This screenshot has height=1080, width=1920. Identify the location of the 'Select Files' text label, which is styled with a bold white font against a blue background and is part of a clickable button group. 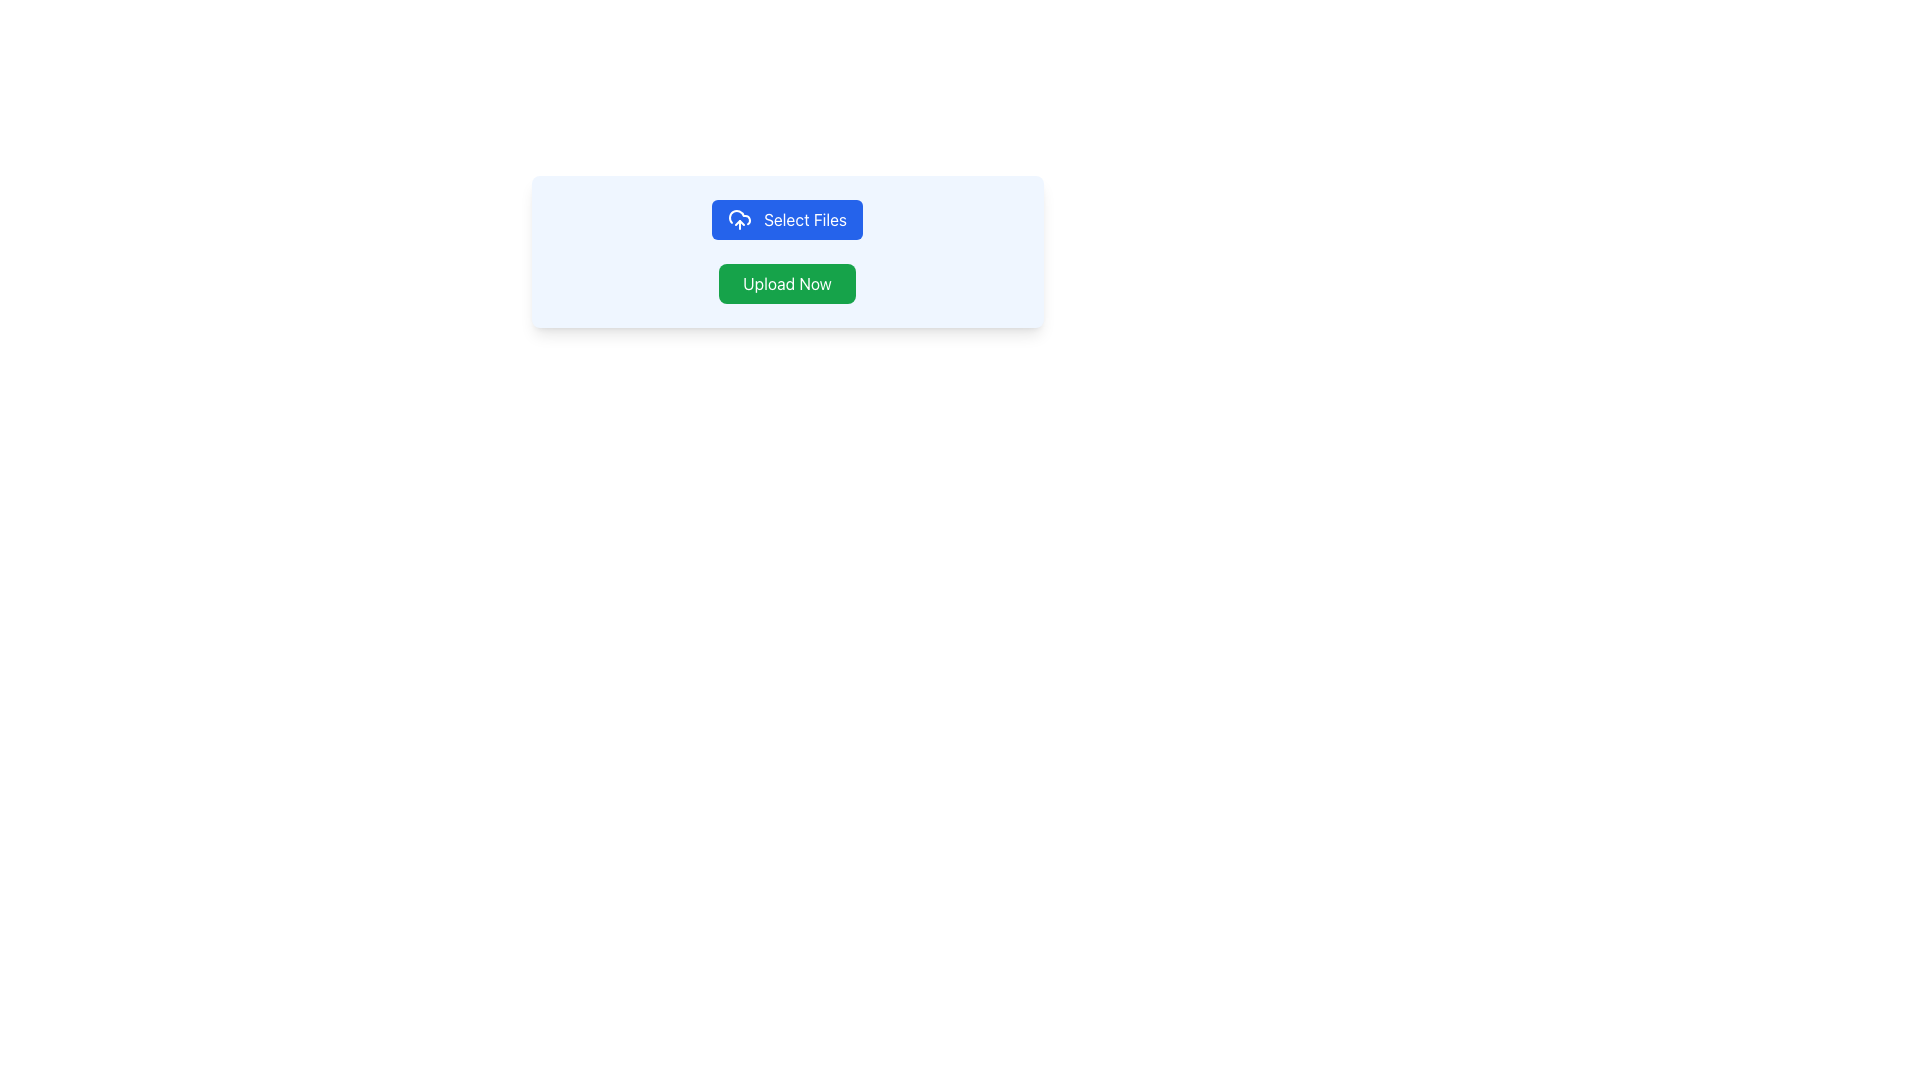
(805, 219).